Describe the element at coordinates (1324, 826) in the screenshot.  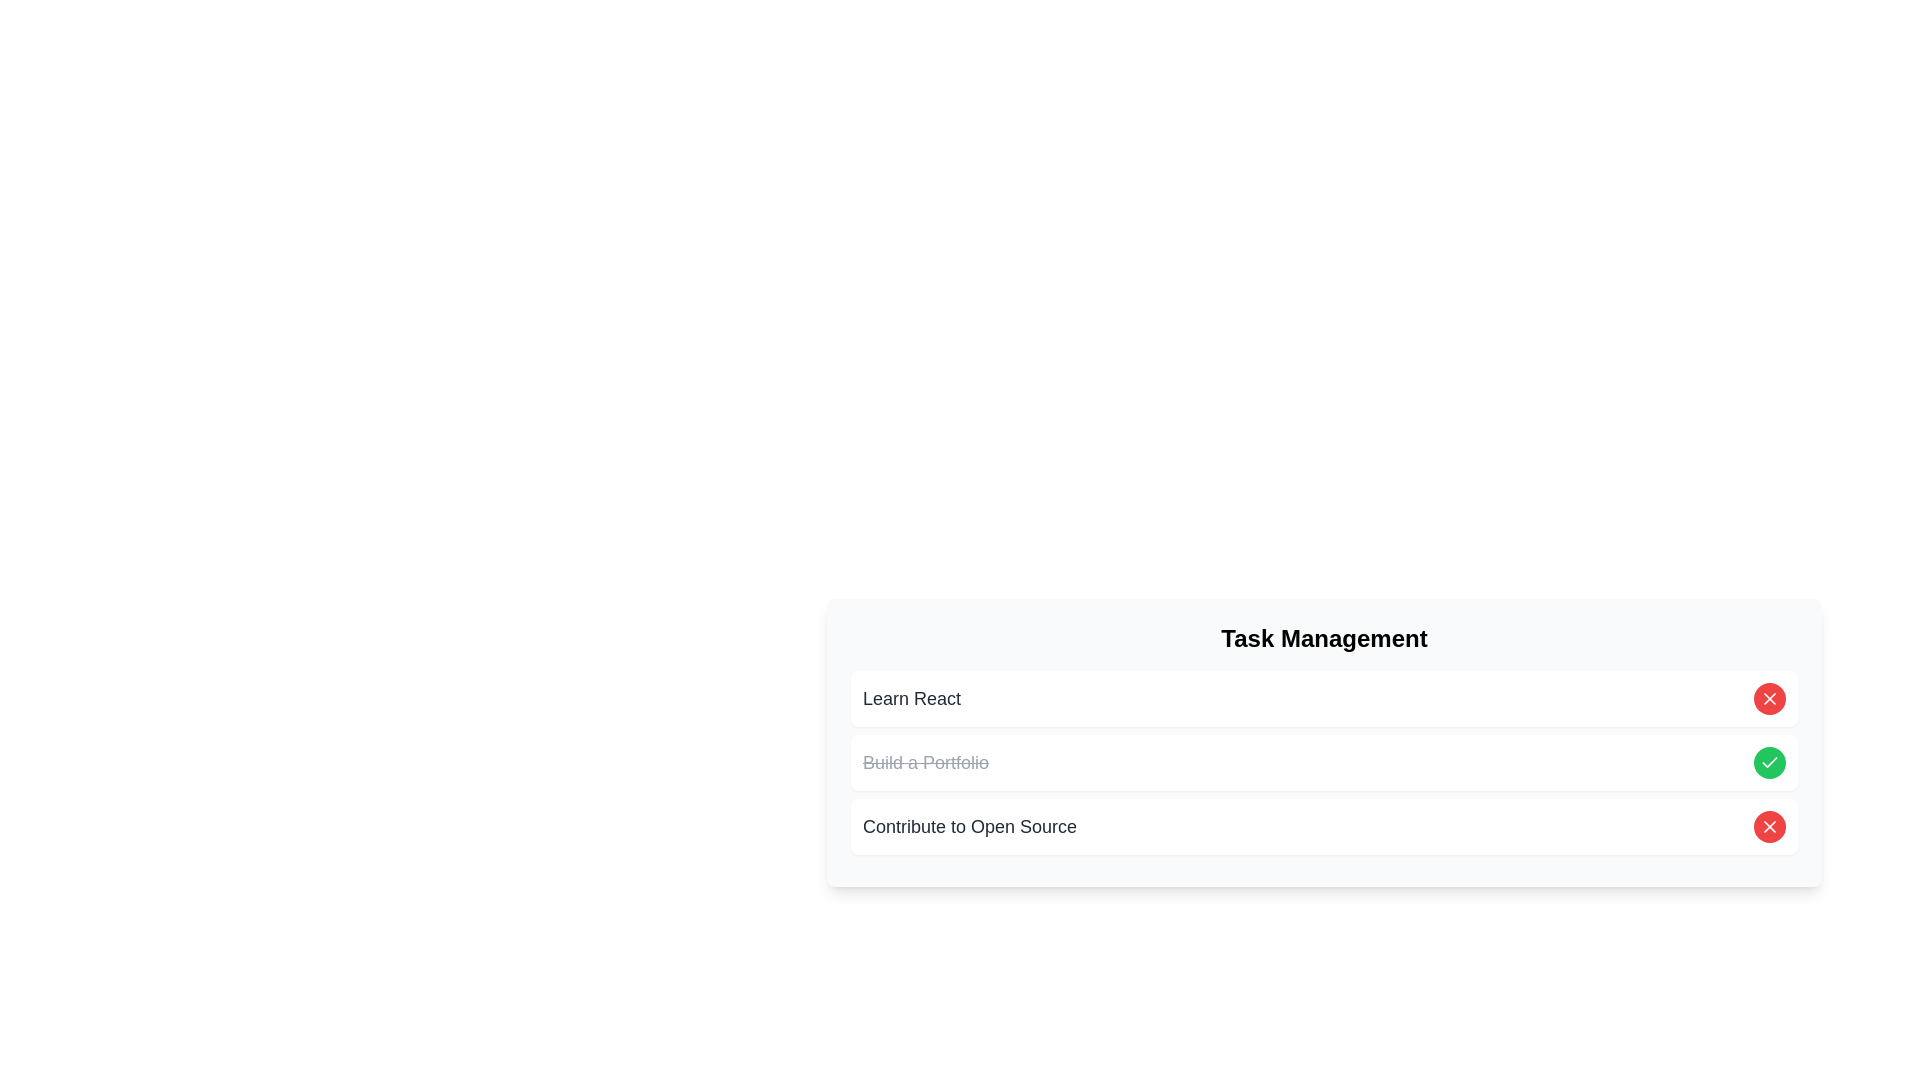
I see `the card titled 'Contribute` at that location.